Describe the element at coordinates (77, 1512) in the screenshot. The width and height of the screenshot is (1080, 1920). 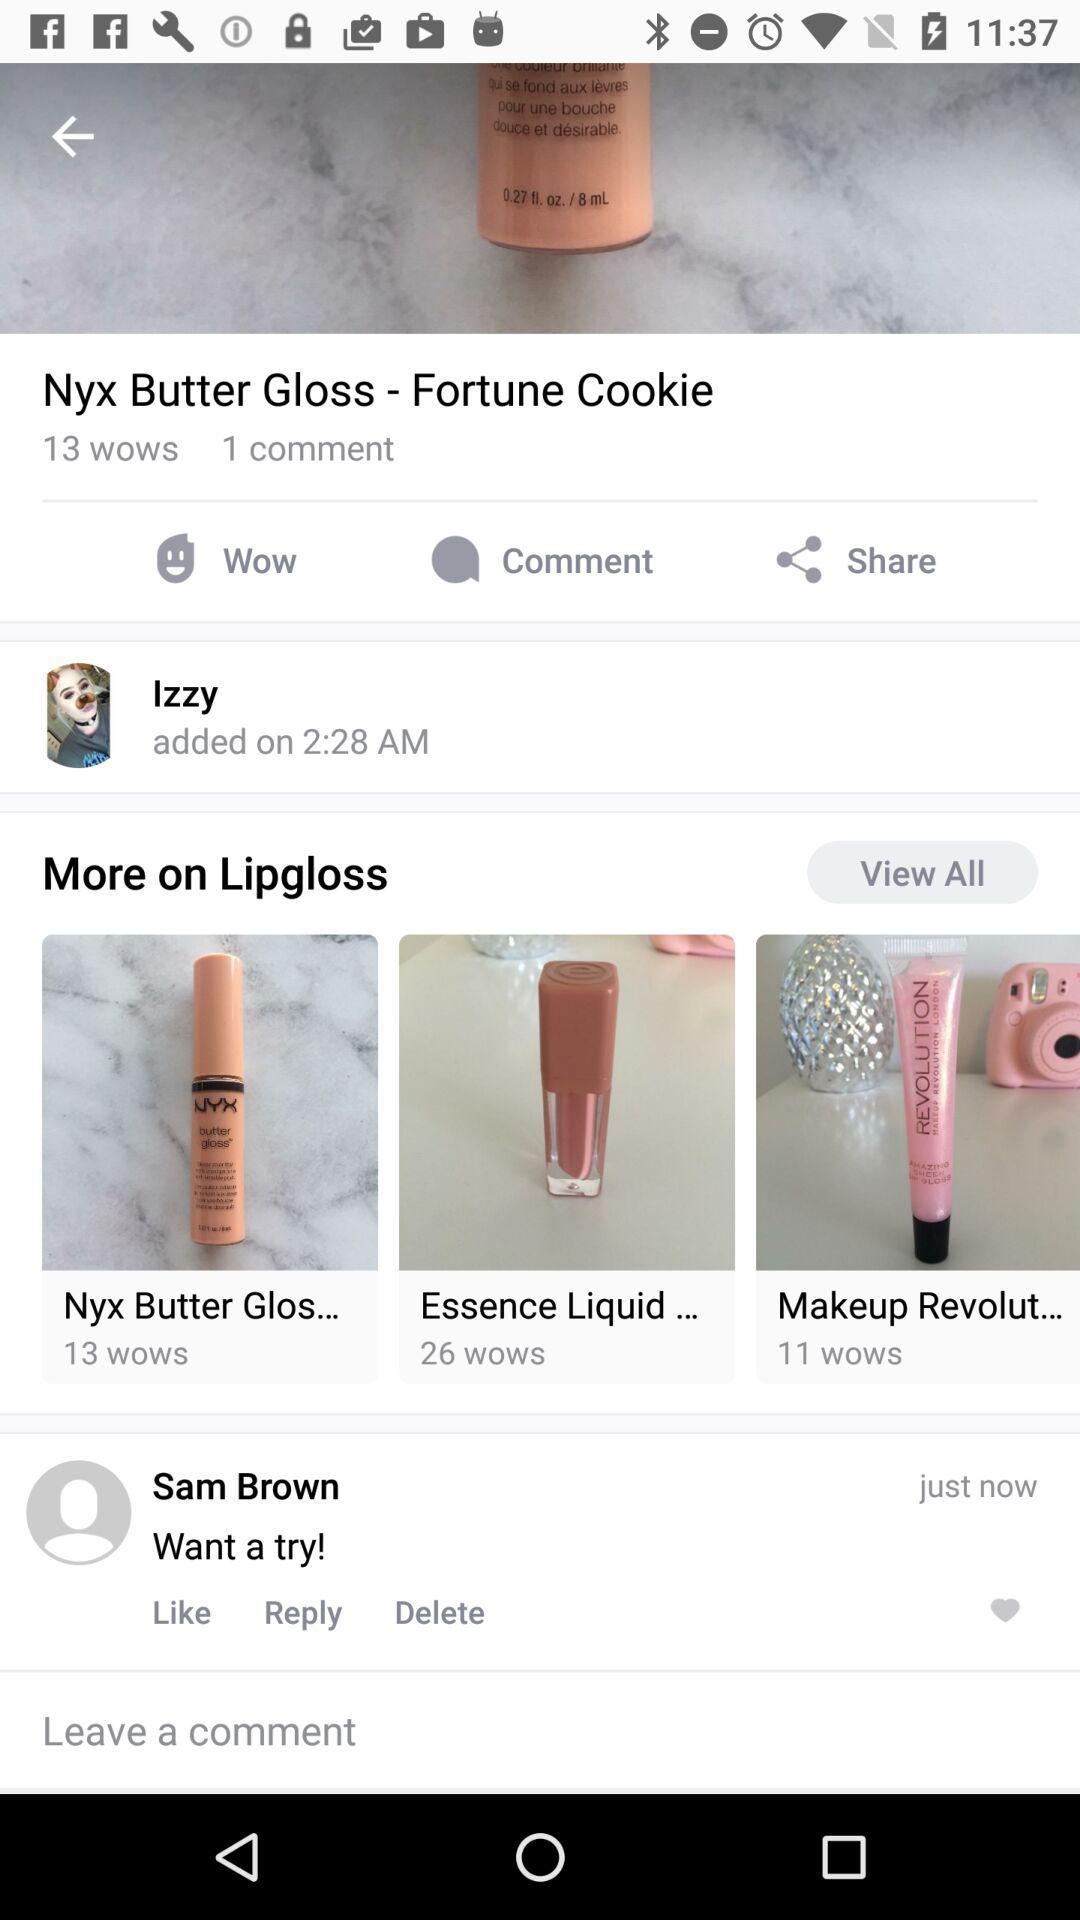
I see `the item next to sam brown icon` at that location.